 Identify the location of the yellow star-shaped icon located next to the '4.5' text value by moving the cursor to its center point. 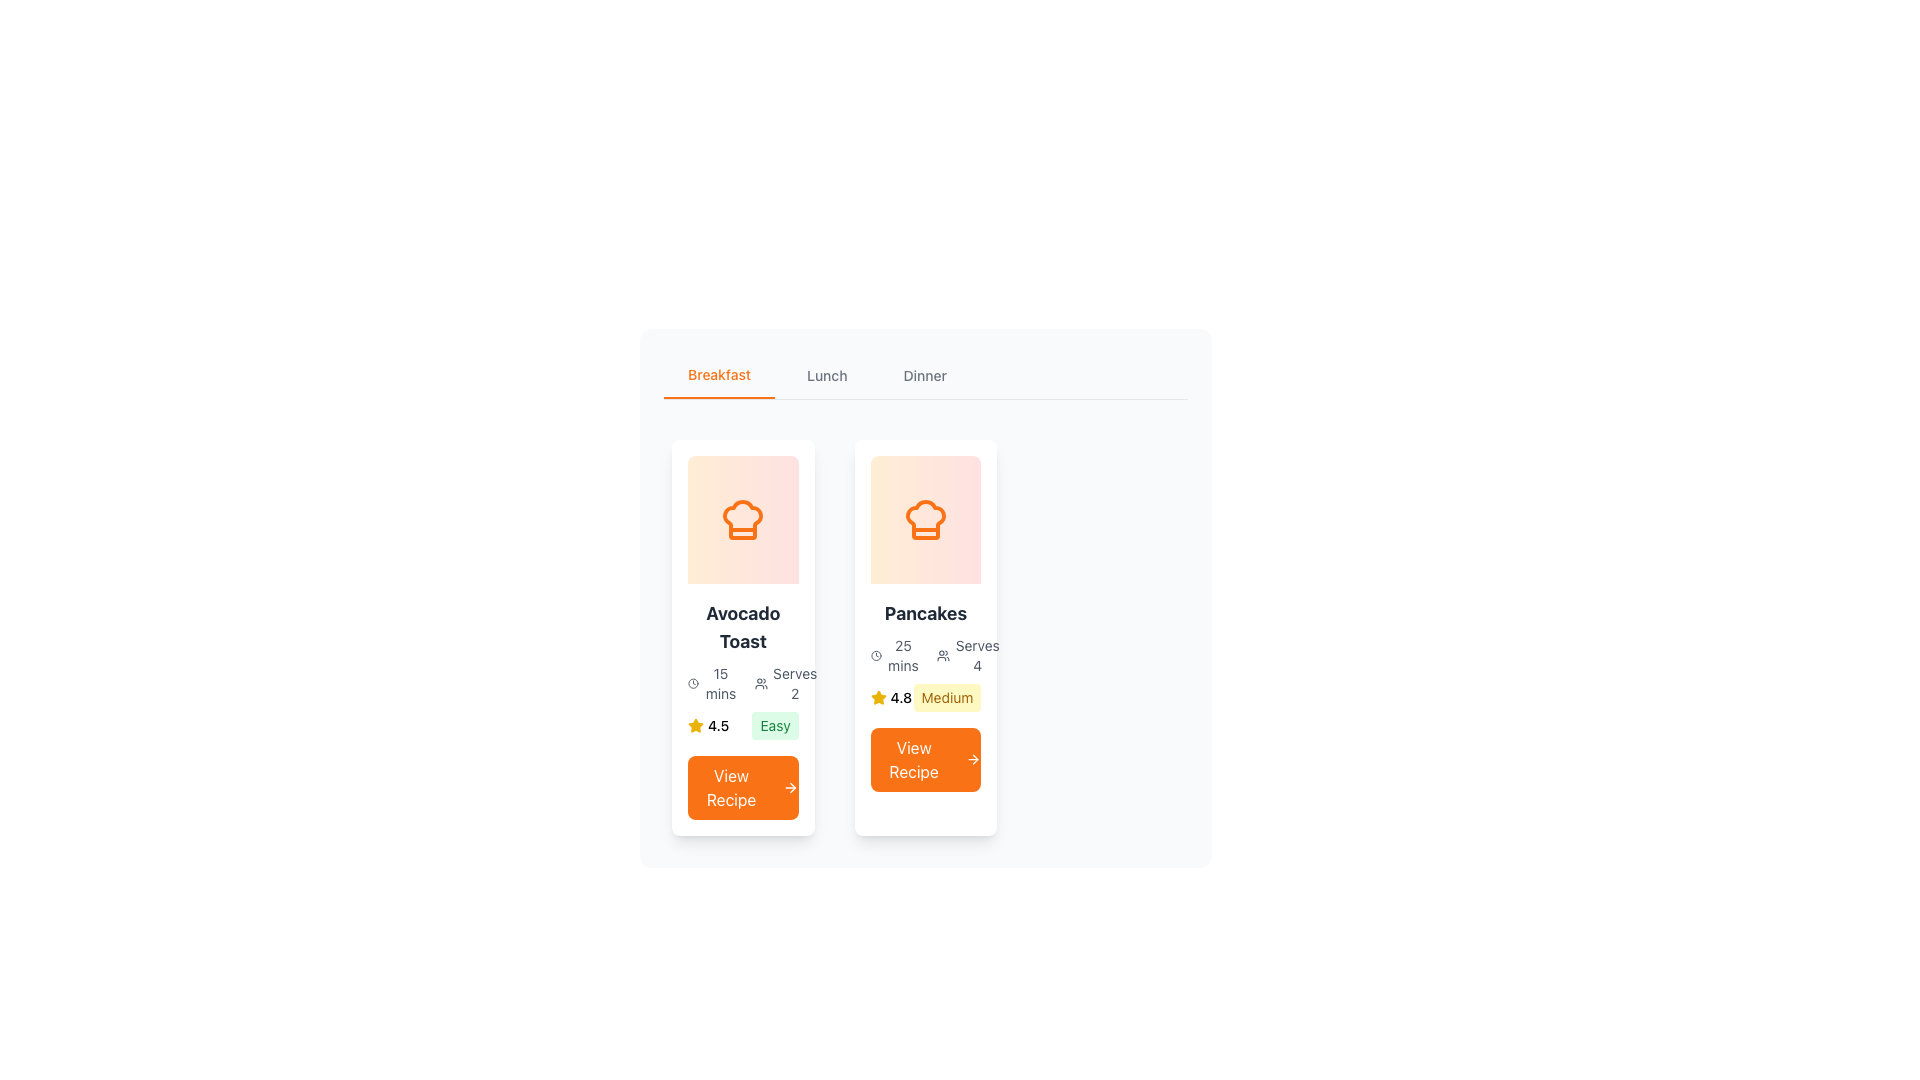
(696, 725).